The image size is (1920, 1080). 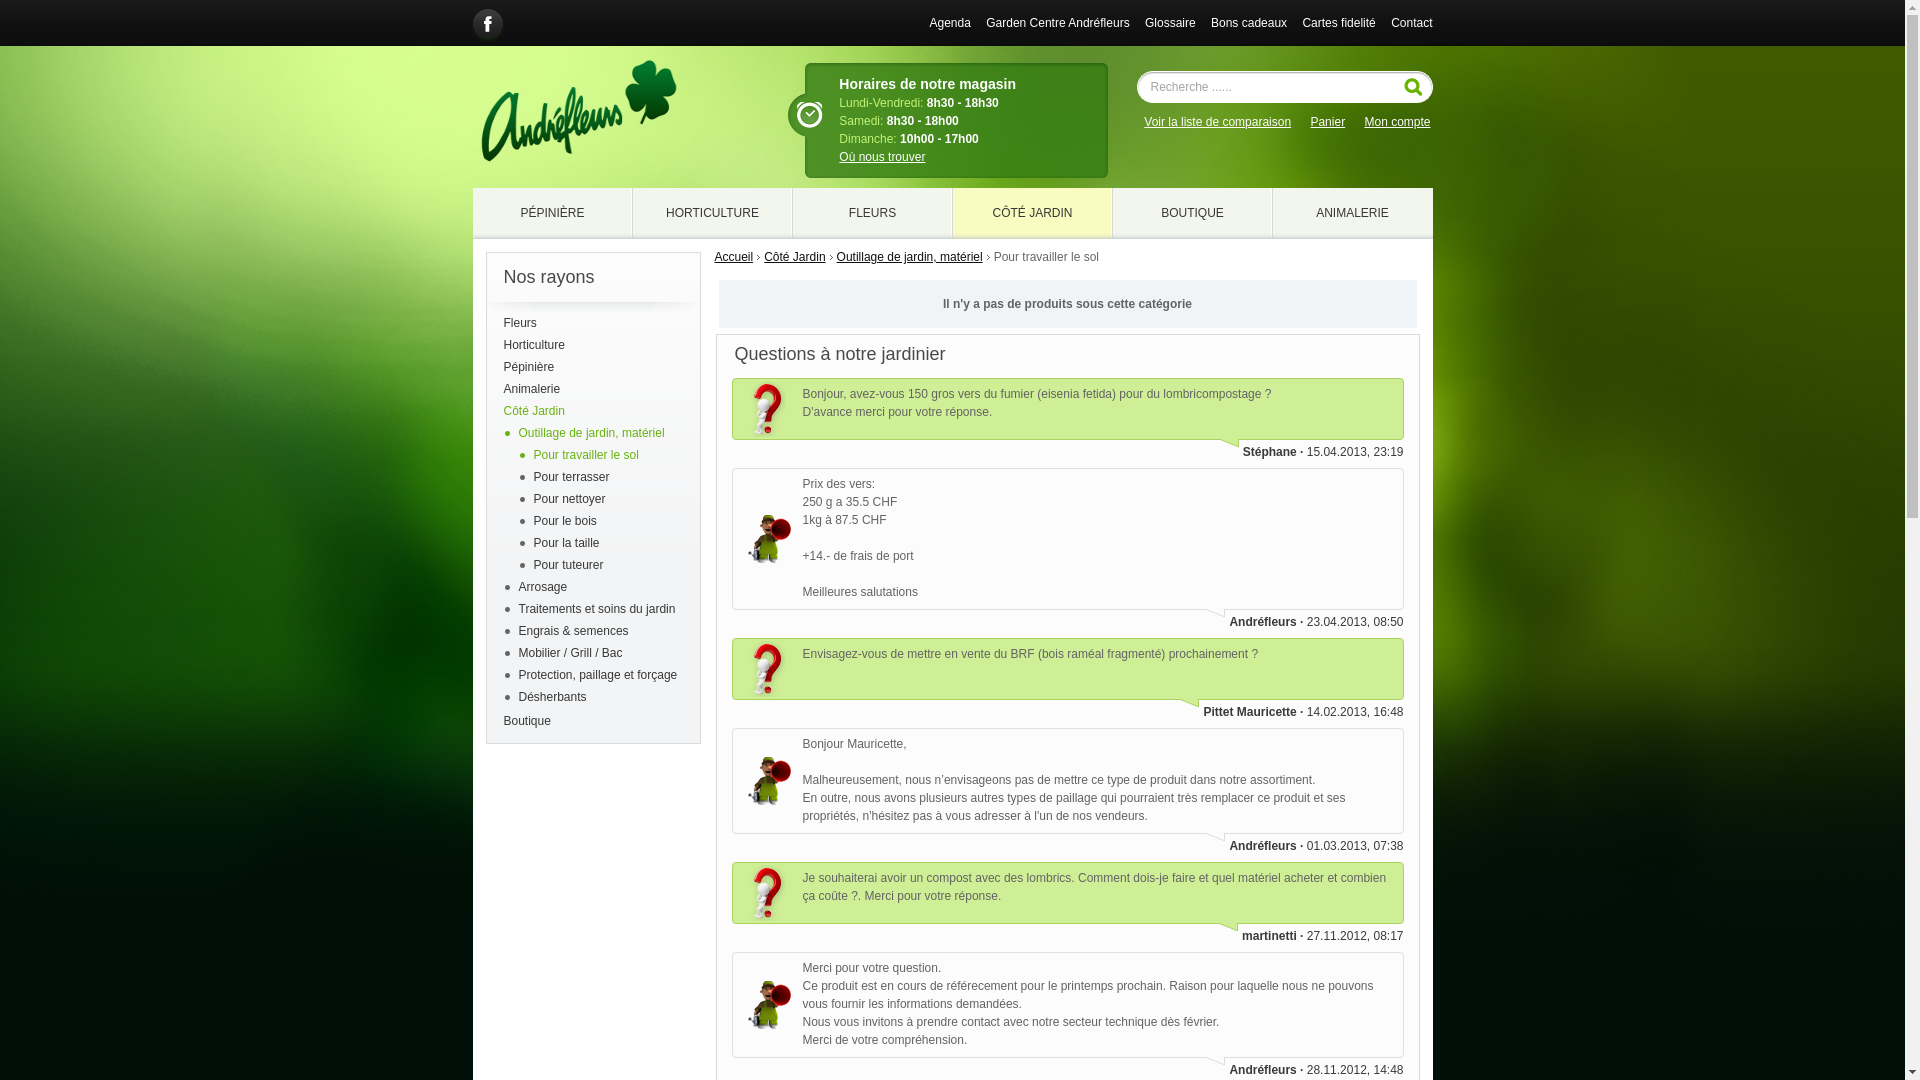 What do you see at coordinates (565, 543) in the screenshot?
I see `'Pour la taille'` at bounding box center [565, 543].